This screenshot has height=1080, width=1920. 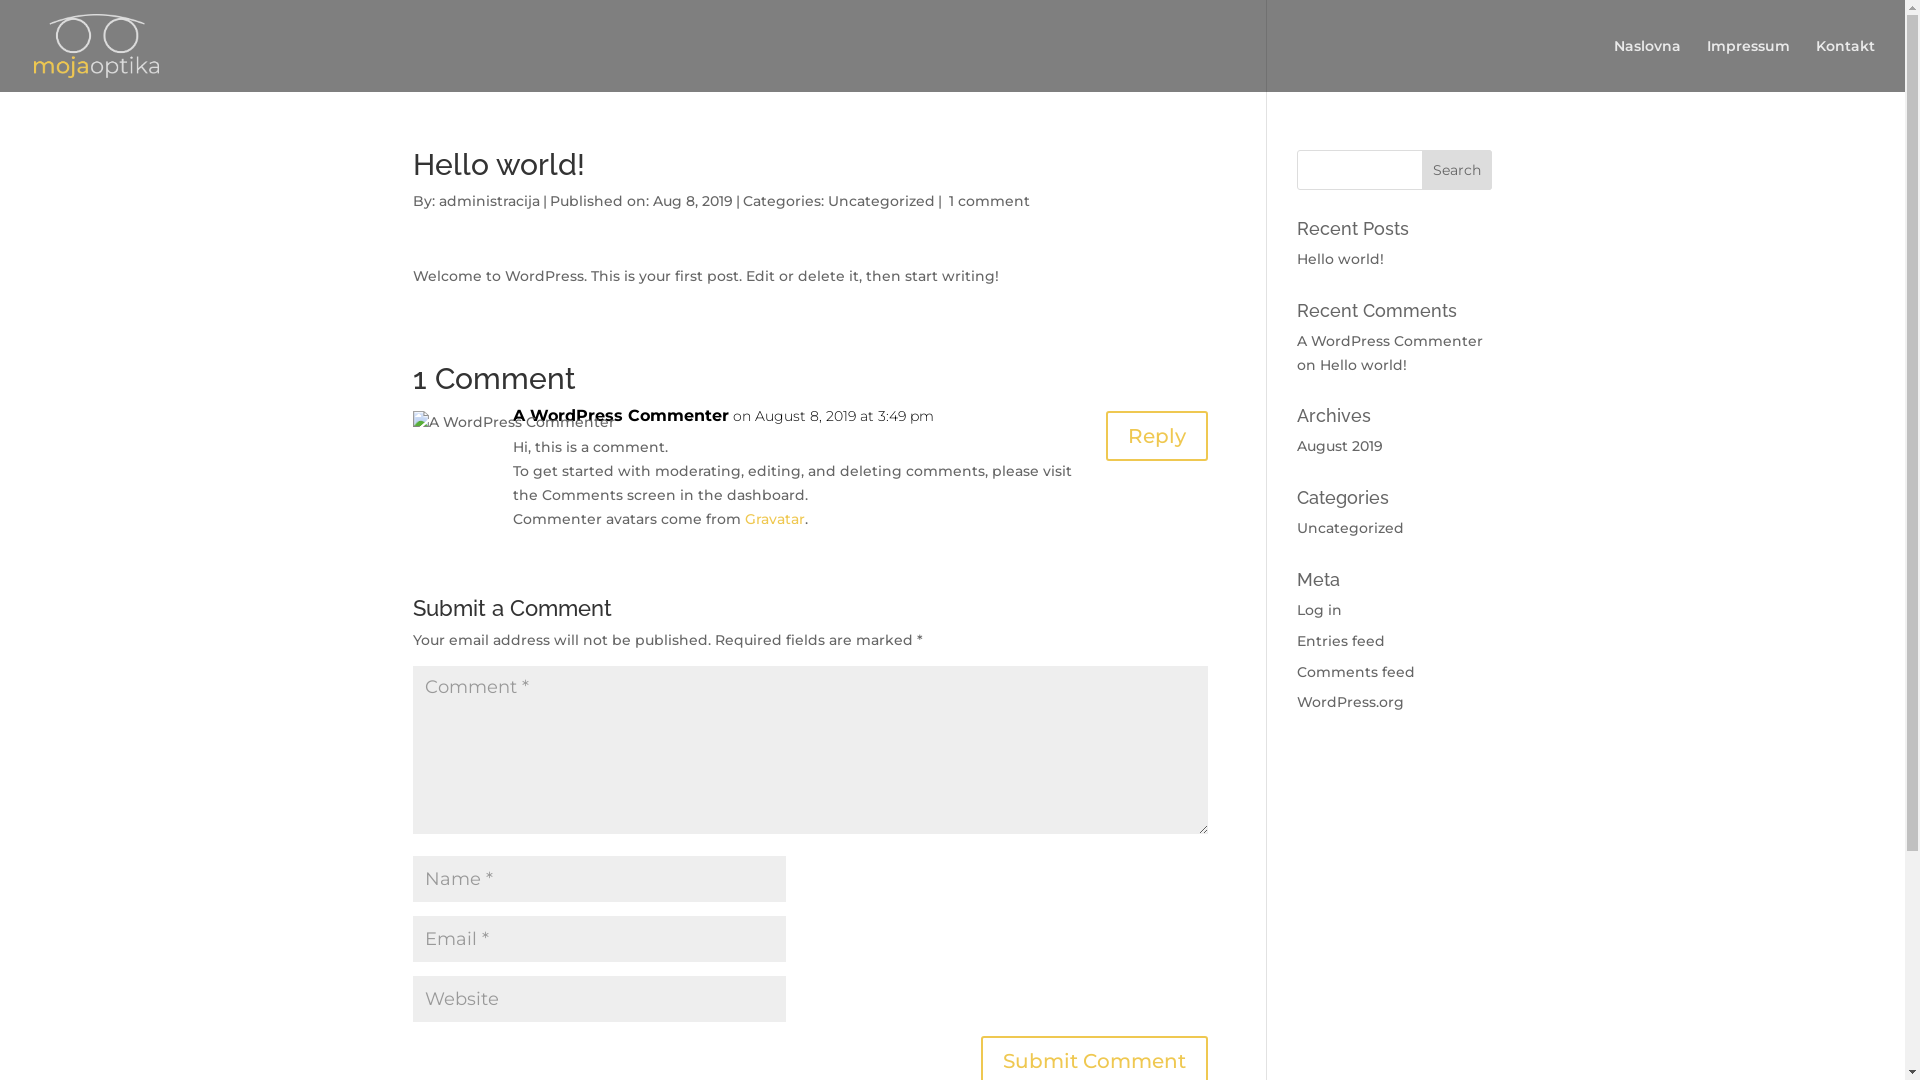 What do you see at coordinates (1156, 434) in the screenshot?
I see `'Reply'` at bounding box center [1156, 434].